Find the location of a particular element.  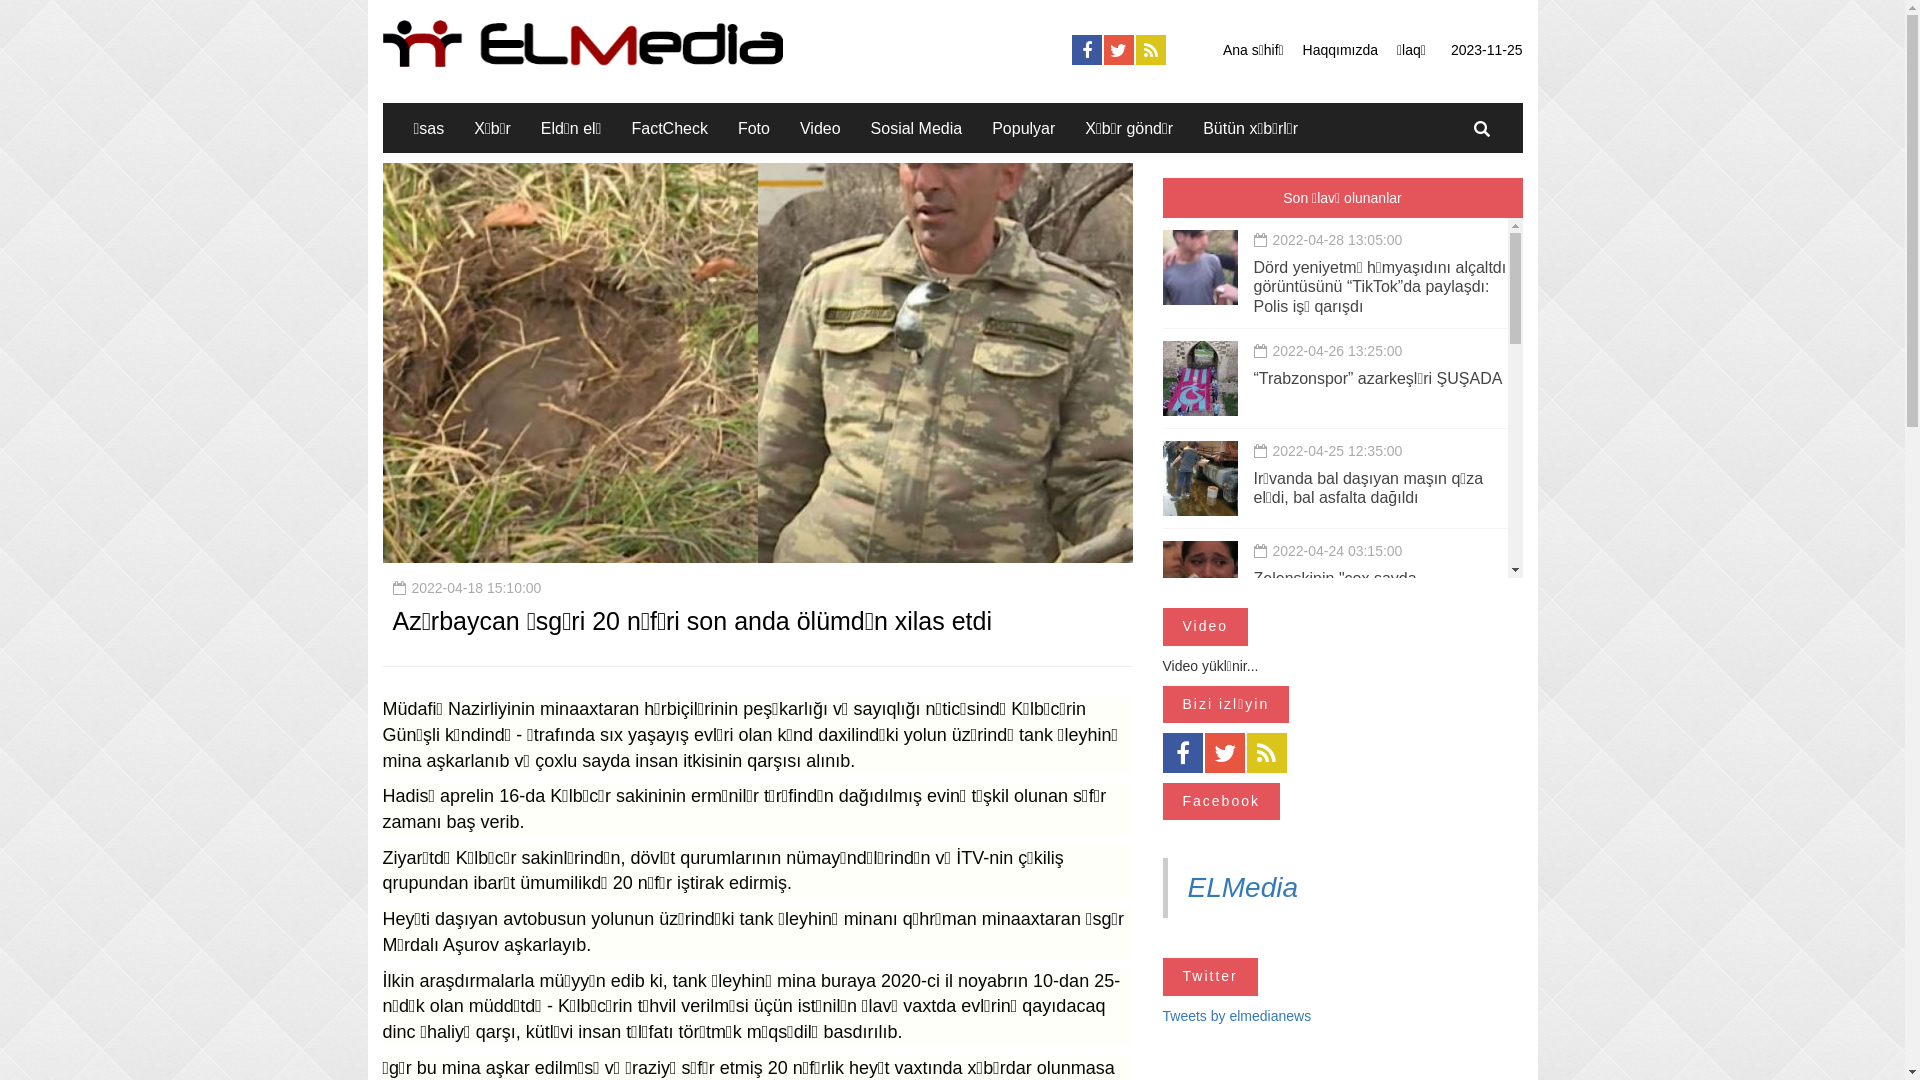

'Tweets by elmedianews' is located at coordinates (1235, 1015).